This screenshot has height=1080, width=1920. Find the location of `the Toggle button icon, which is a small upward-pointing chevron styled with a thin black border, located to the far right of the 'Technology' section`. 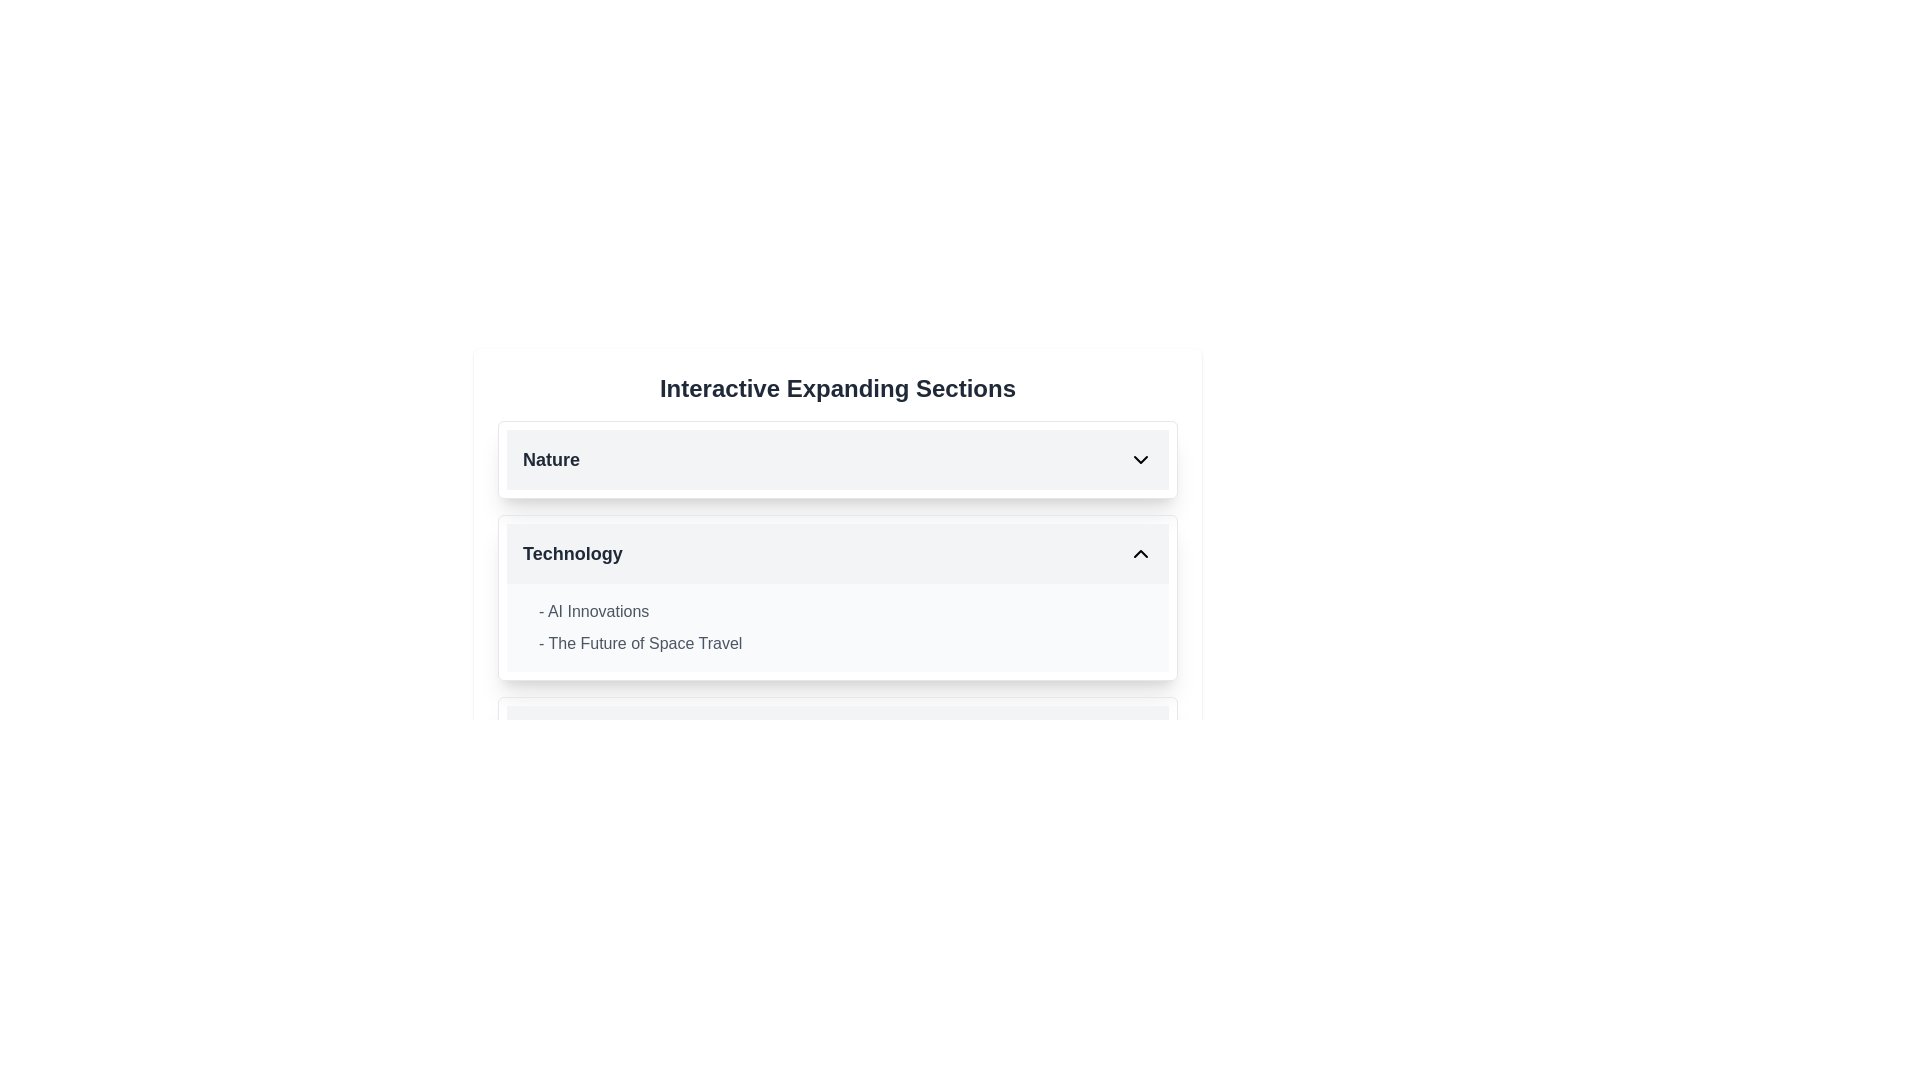

the Toggle button icon, which is a small upward-pointing chevron styled with a thin black border, located to the far right of the 'Technology' section is located at coordinates (1141, 554).